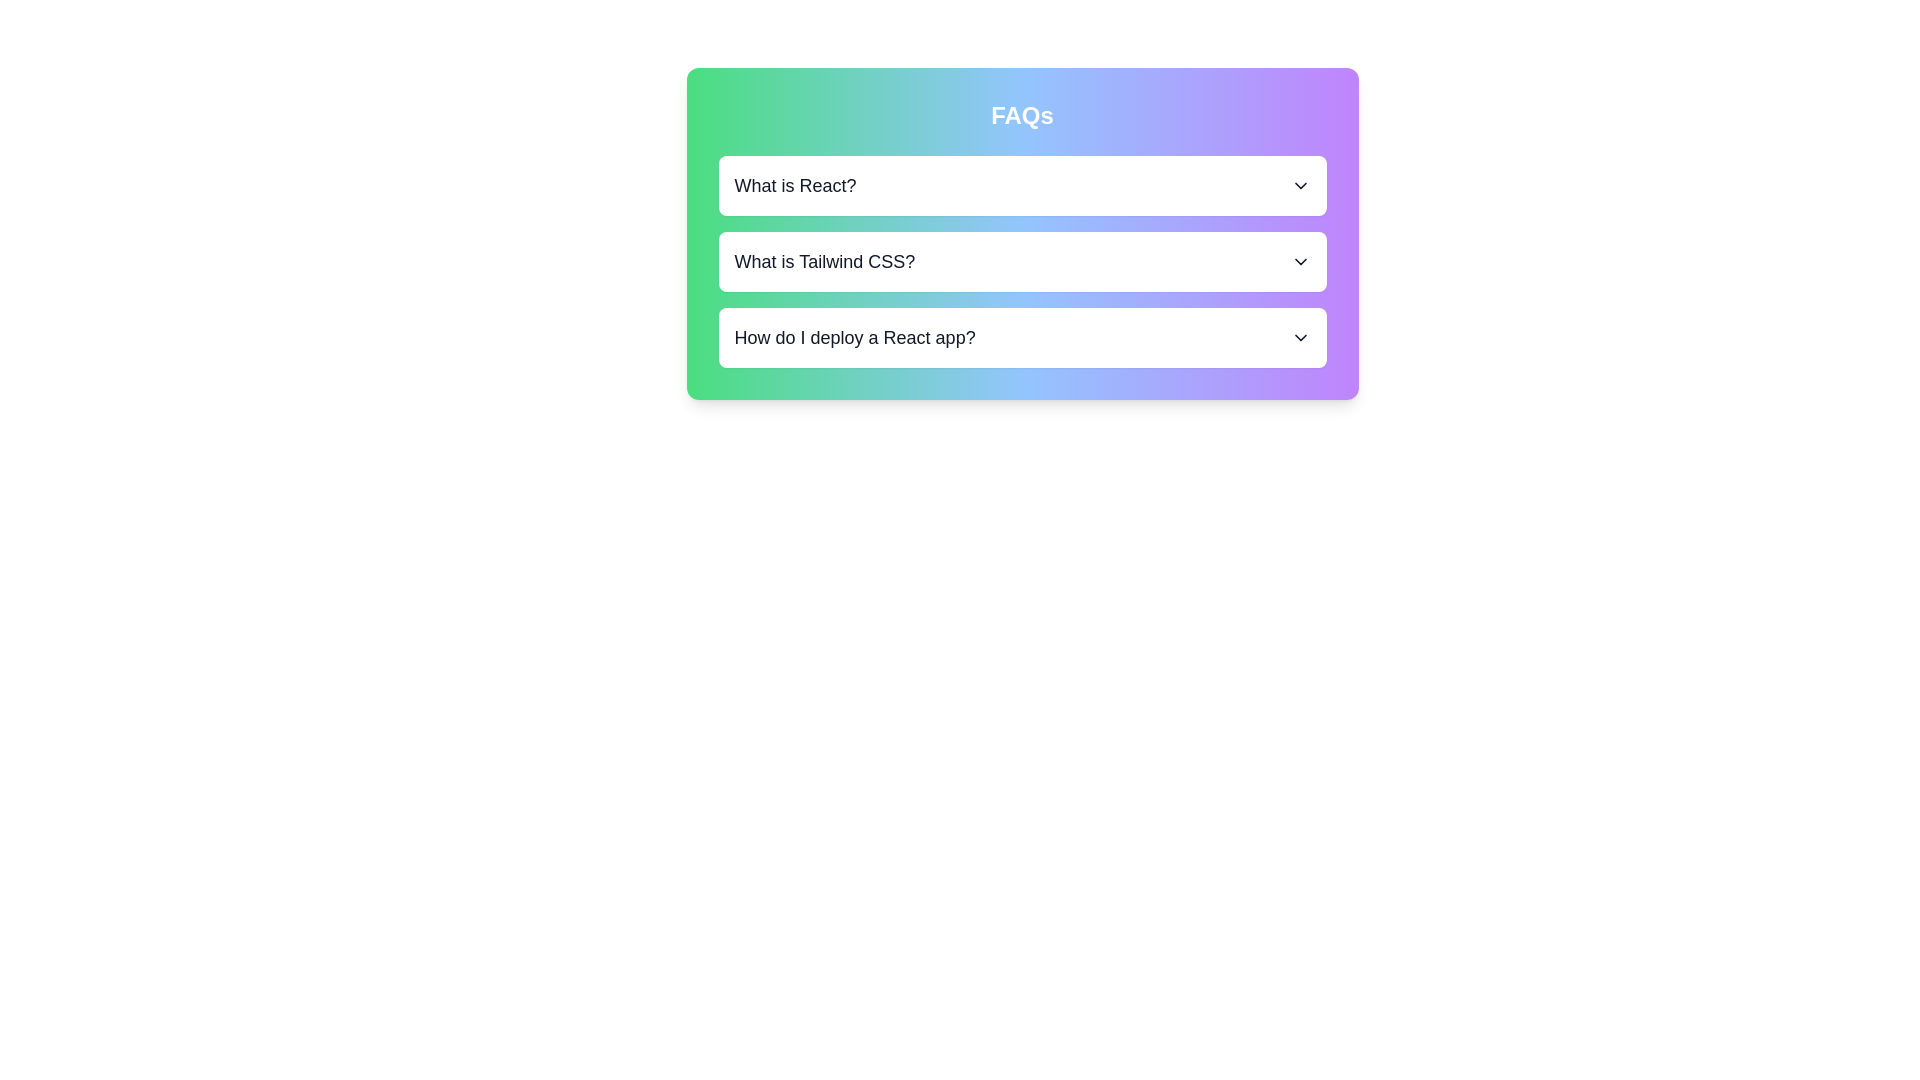 The width and height of the screenshot is (1920, 1080). What do you see at coordinates (1300, 185) in the screenshot?
I see `the downward chevron icon located at the right edge of the 'What is React?' question card` at bounding box center [1300, 185].